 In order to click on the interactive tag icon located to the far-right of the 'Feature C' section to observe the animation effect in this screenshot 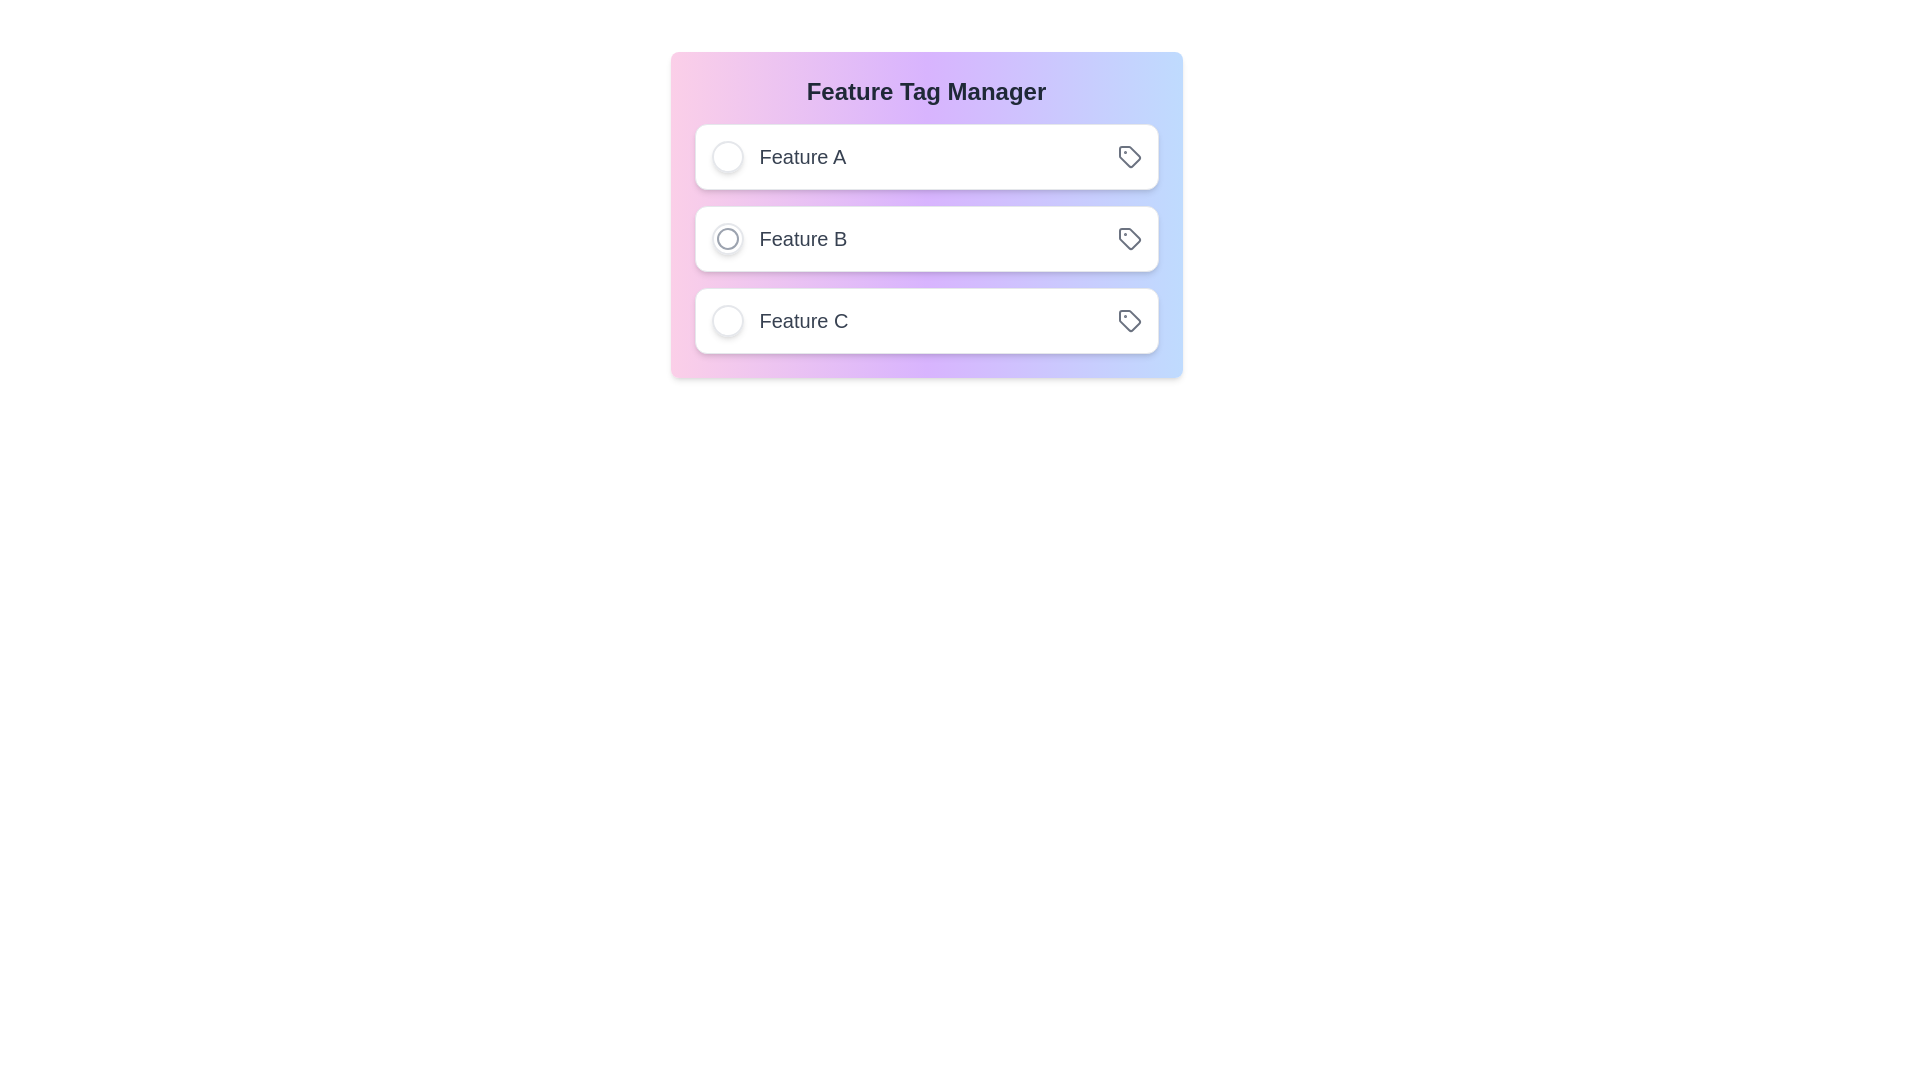, I will do `click(1129, 319)`.